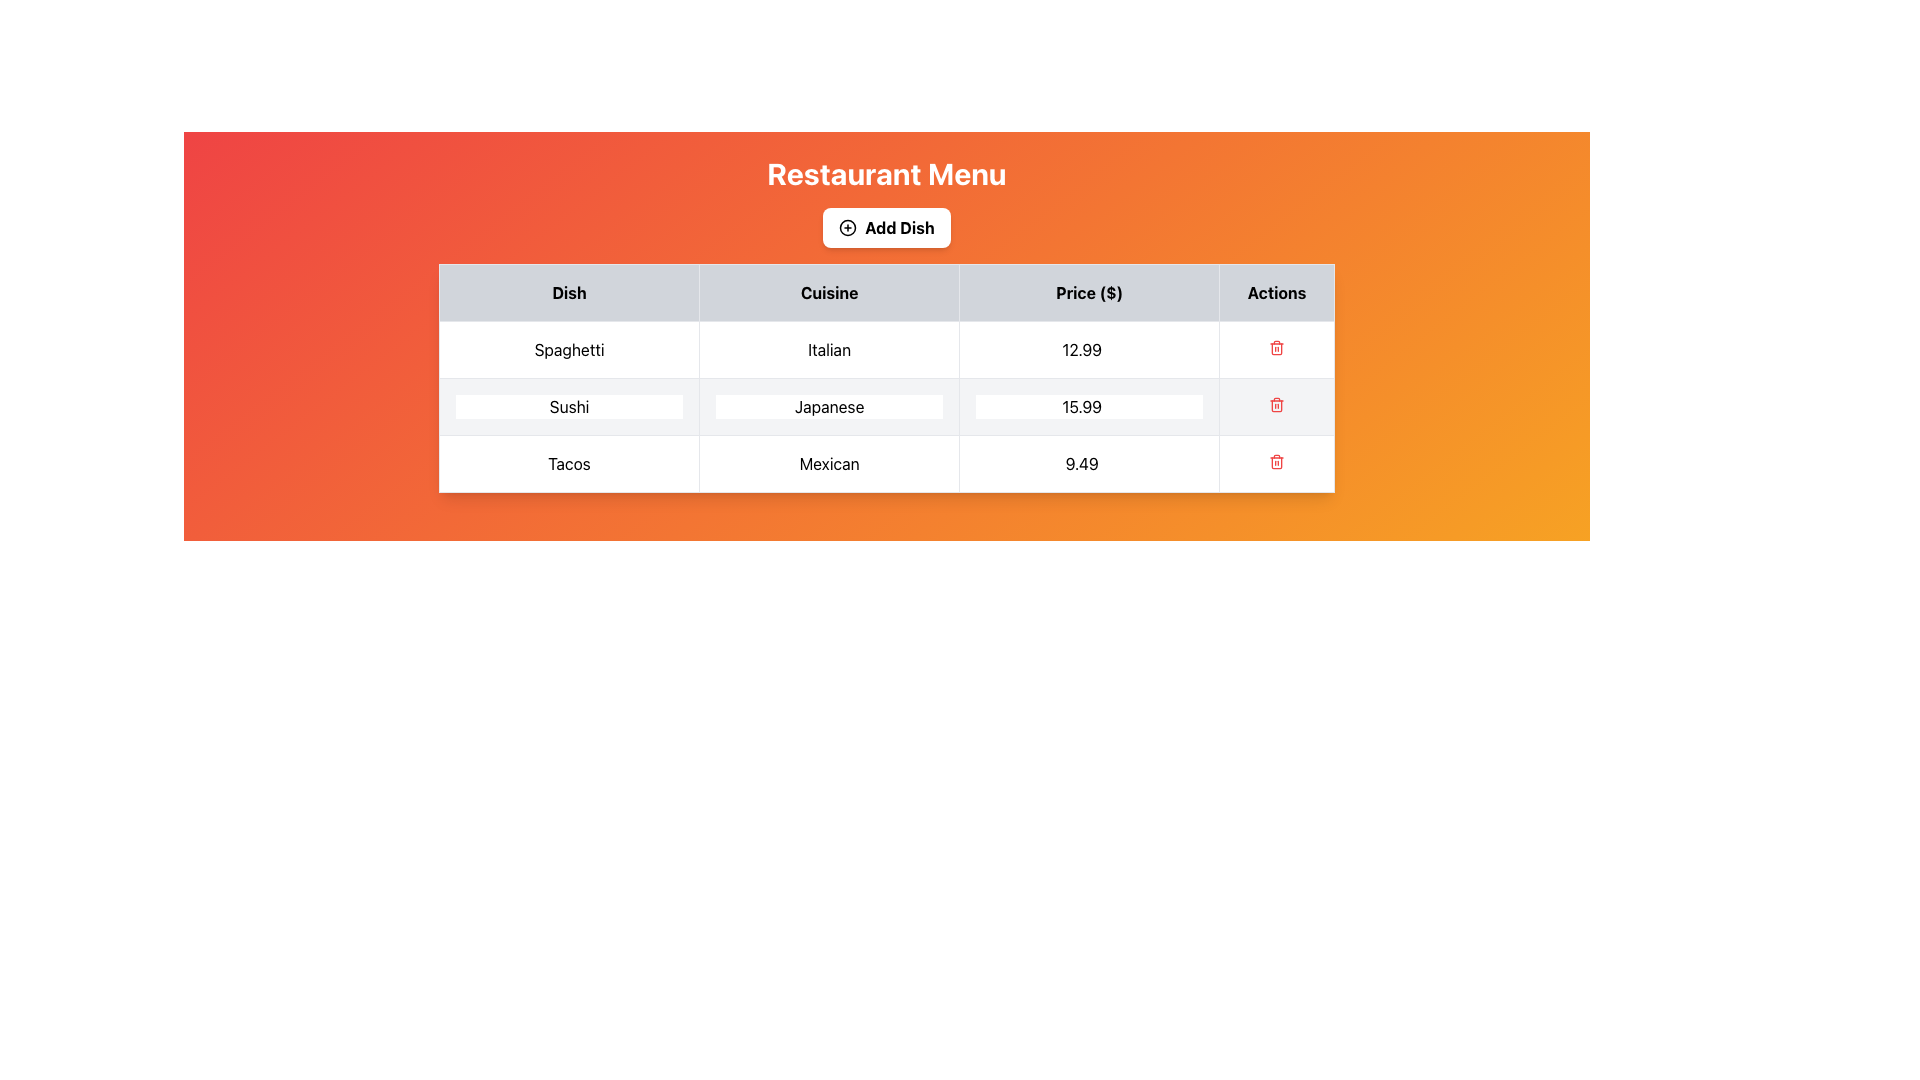 The image size is (1920, 1080). What do you see at coordinates (829, 406) in the screenshot?
I see `the text input field displaying the cuisine type for the dish 'Sushi', located in the second column of the table labeled 'Cuisine'` at bounding box center [829, 406].